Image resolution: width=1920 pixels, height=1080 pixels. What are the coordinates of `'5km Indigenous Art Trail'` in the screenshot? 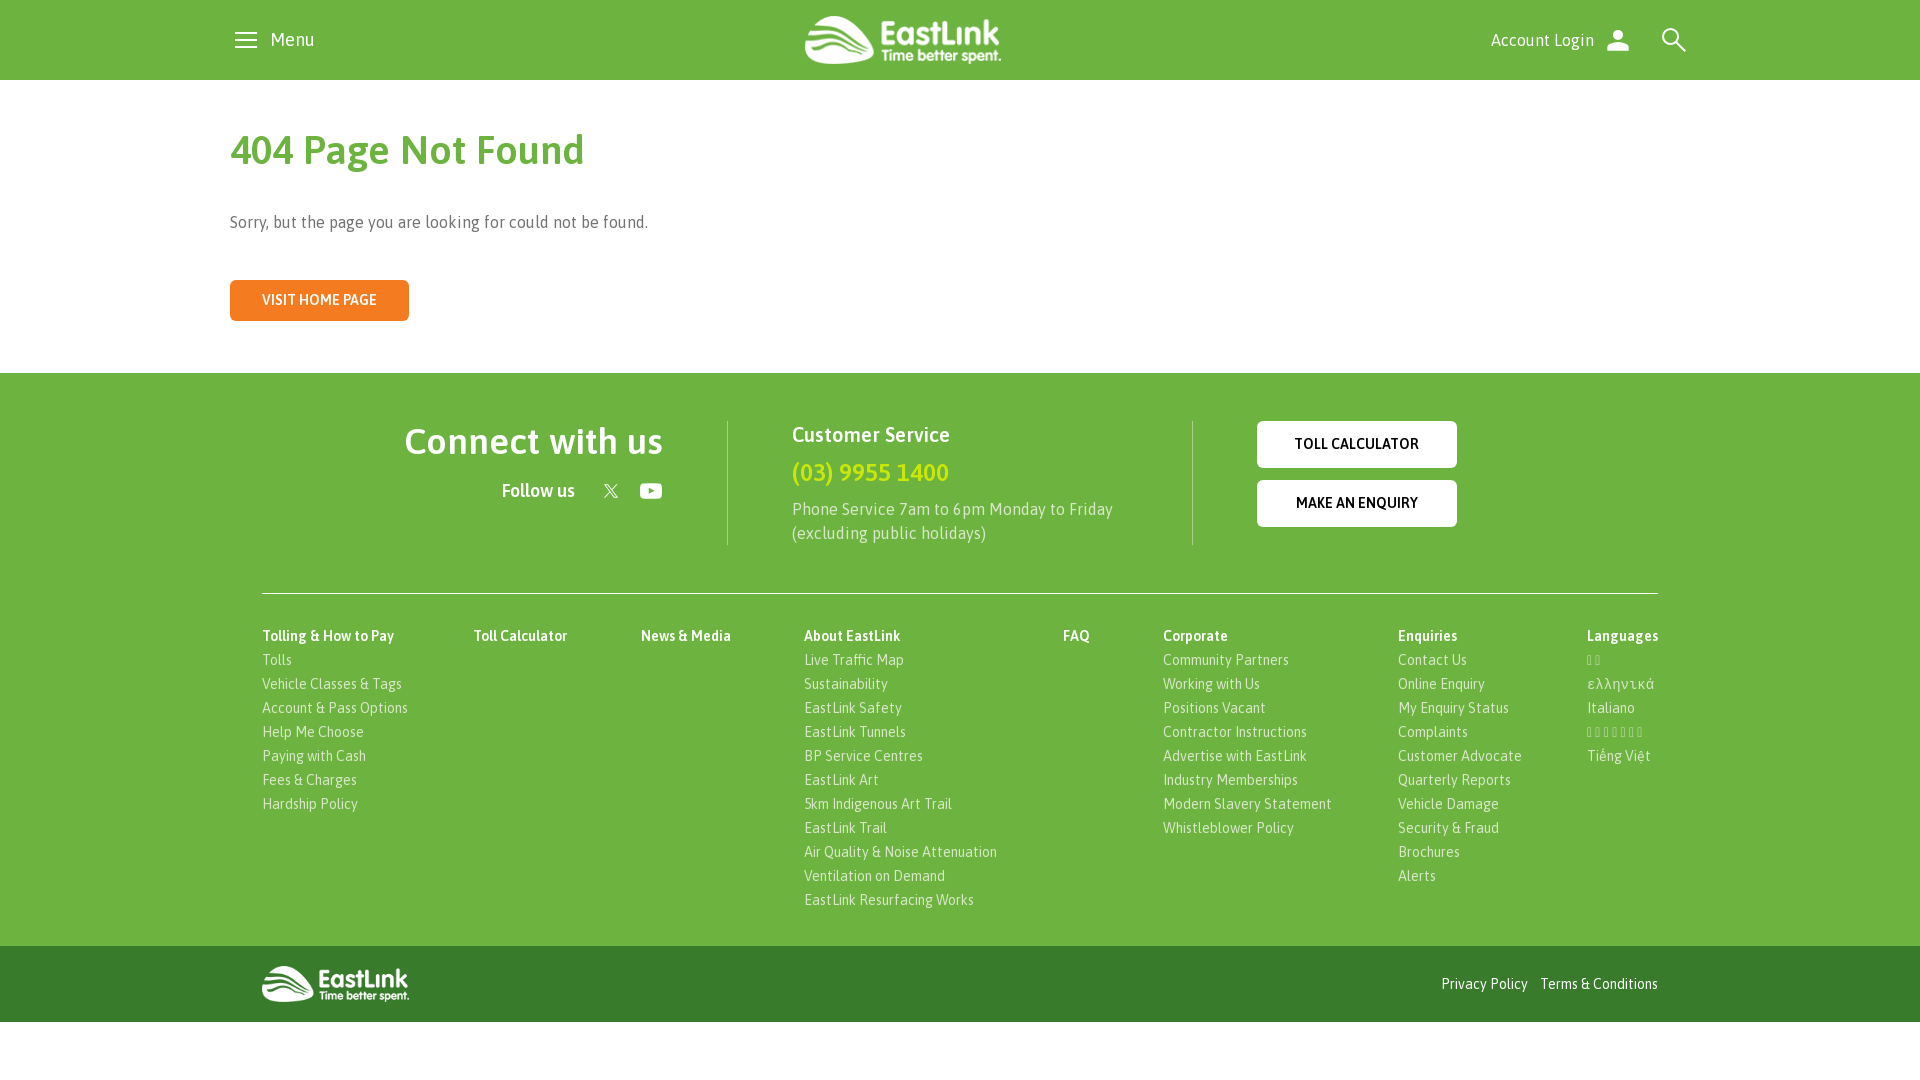 It's located at (885, 802).